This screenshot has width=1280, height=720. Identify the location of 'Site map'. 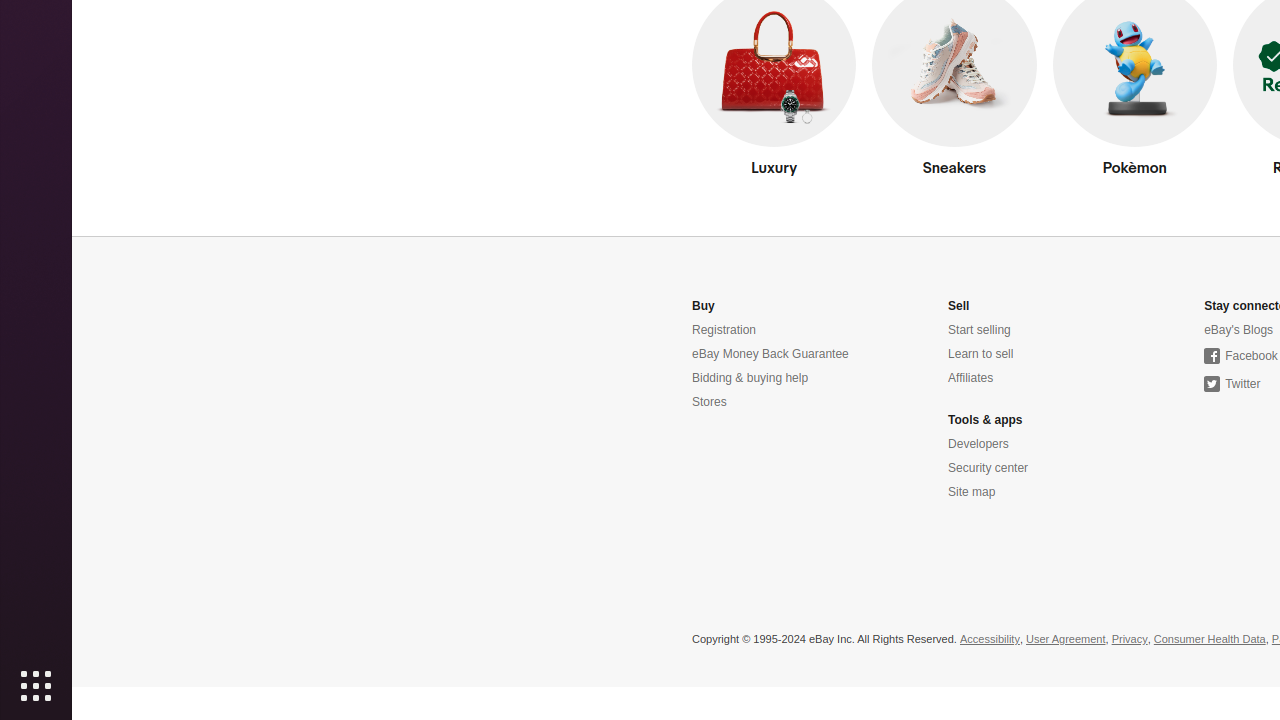
(972, 492).